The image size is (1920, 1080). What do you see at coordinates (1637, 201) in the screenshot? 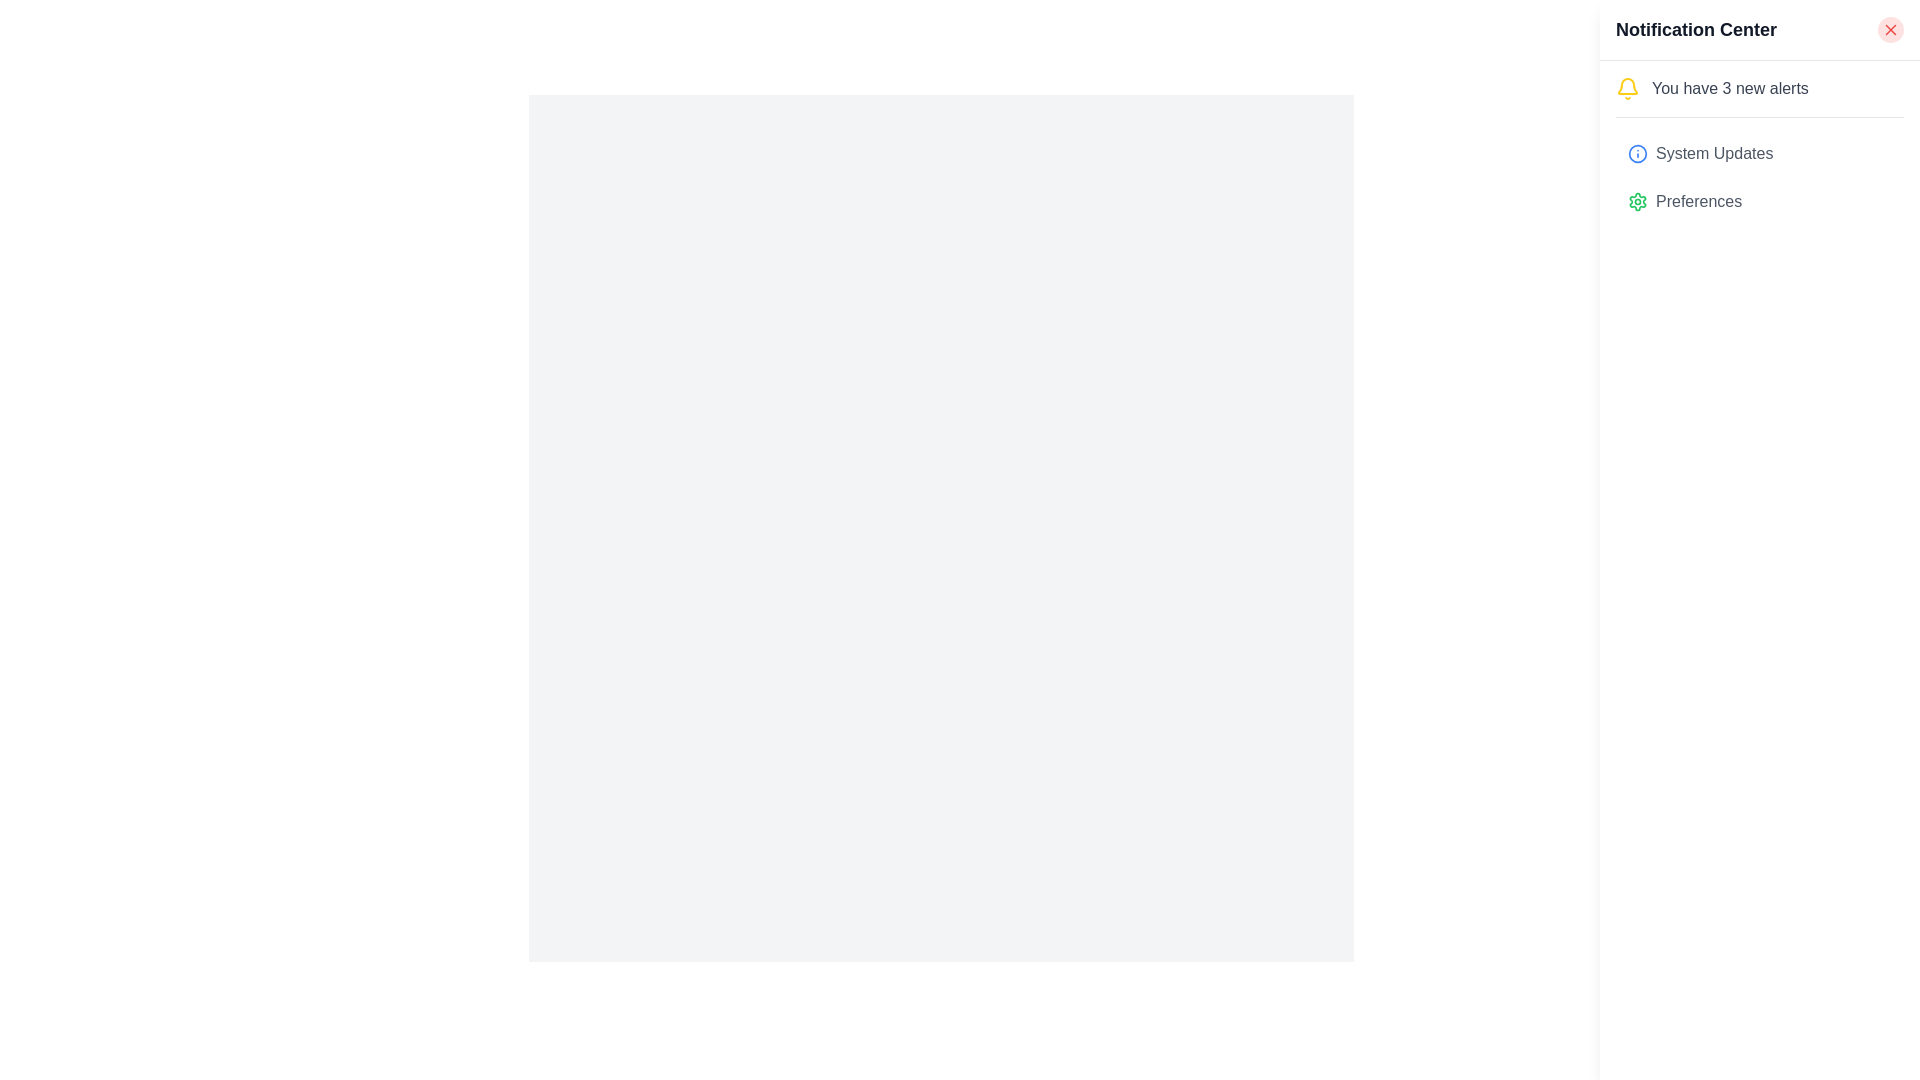
I see `the small gear-shaped icon with a green outline located to the left of the text 'Preferences'` at bounding box center [1637, 201].